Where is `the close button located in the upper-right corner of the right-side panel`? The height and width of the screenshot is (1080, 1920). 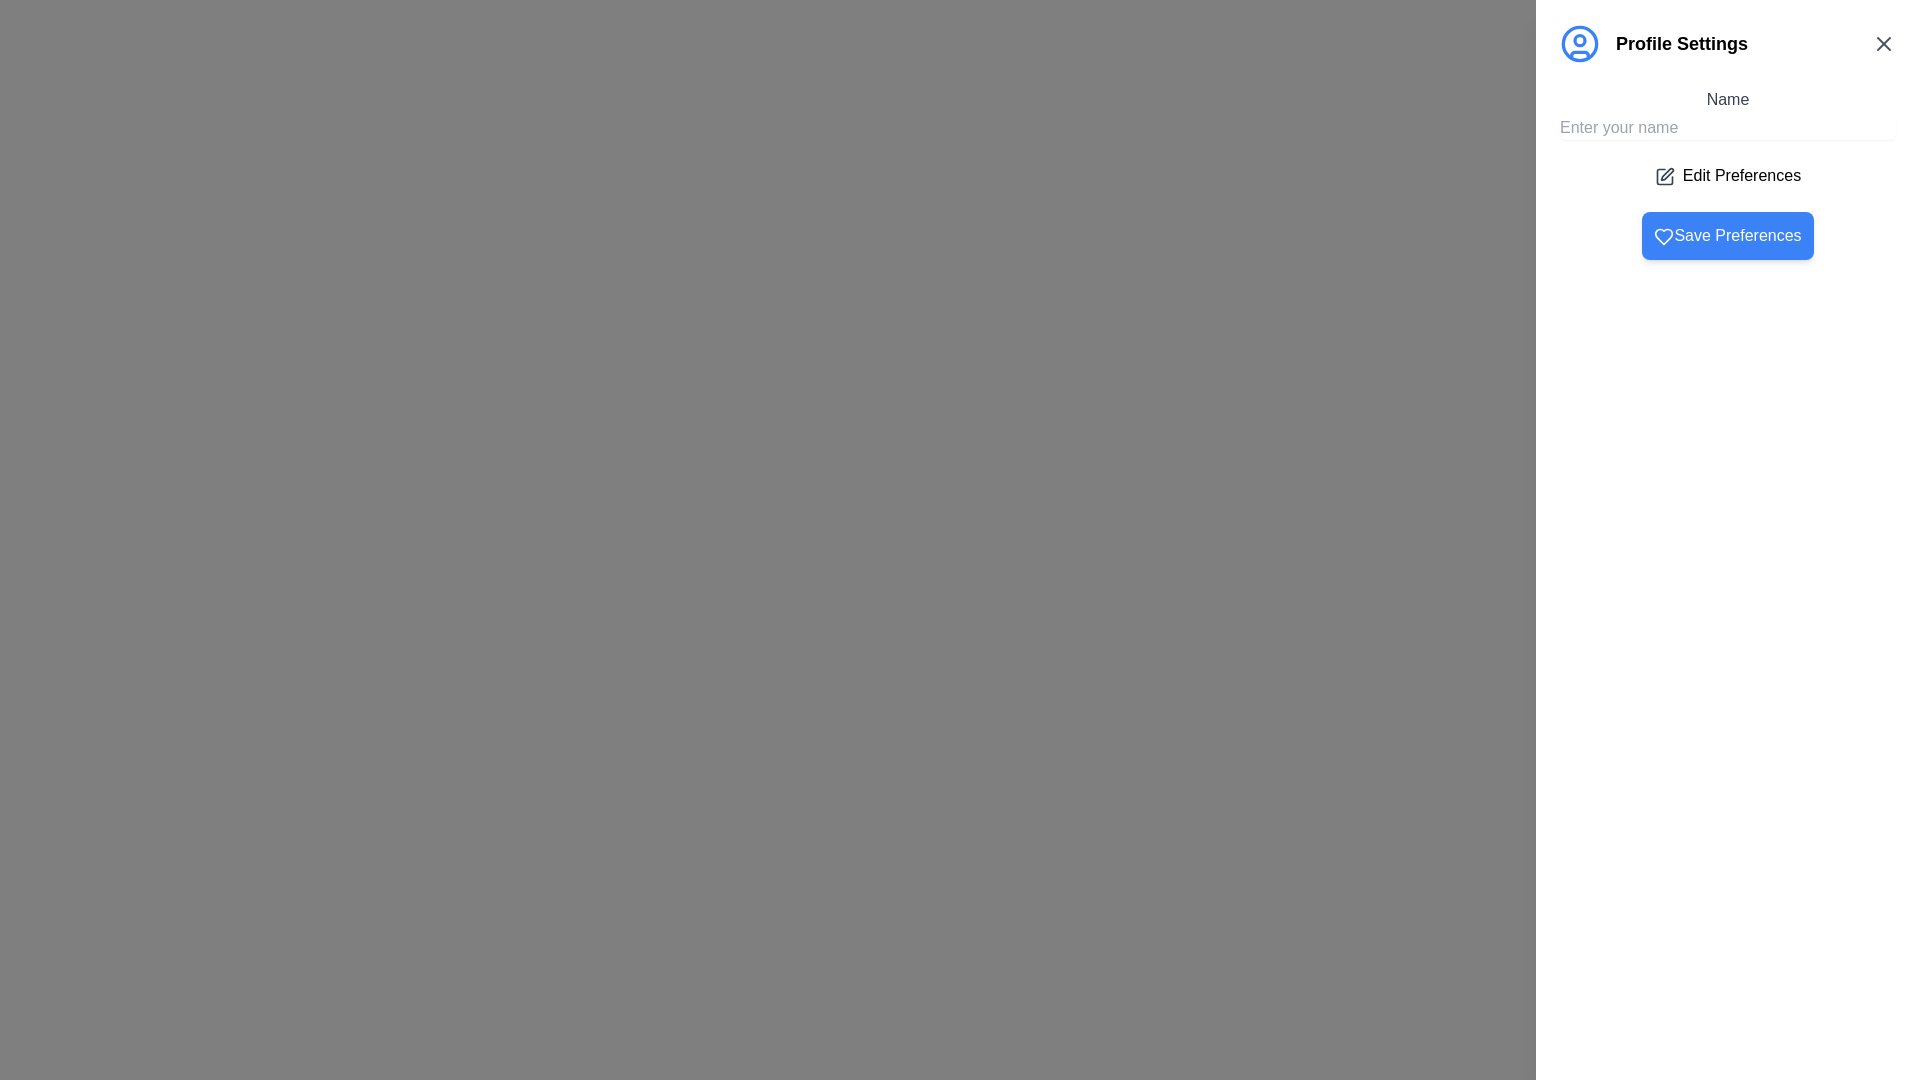 the close button located in the upper-right corner of the right-side panel is located at coordinates (1882, 43).